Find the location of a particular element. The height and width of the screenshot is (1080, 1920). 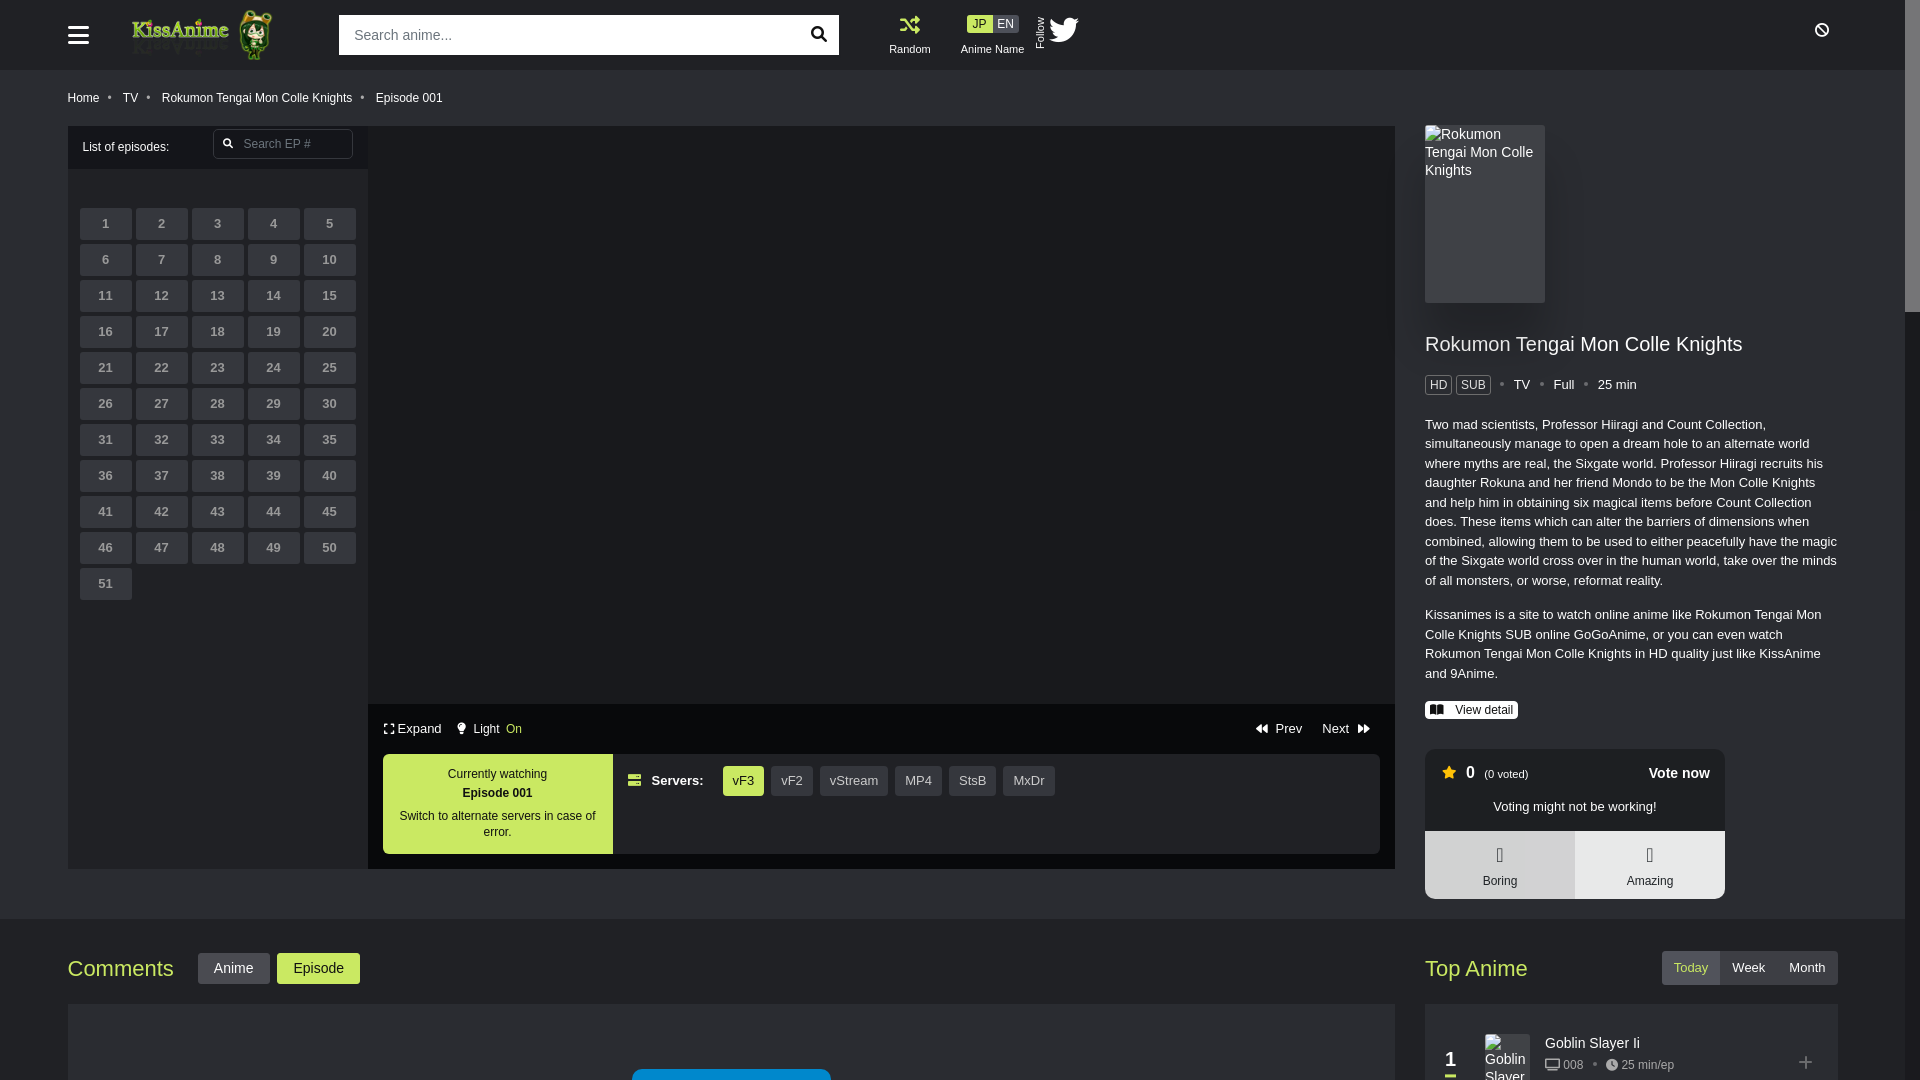

'41' is located at coordinates (80, 511).